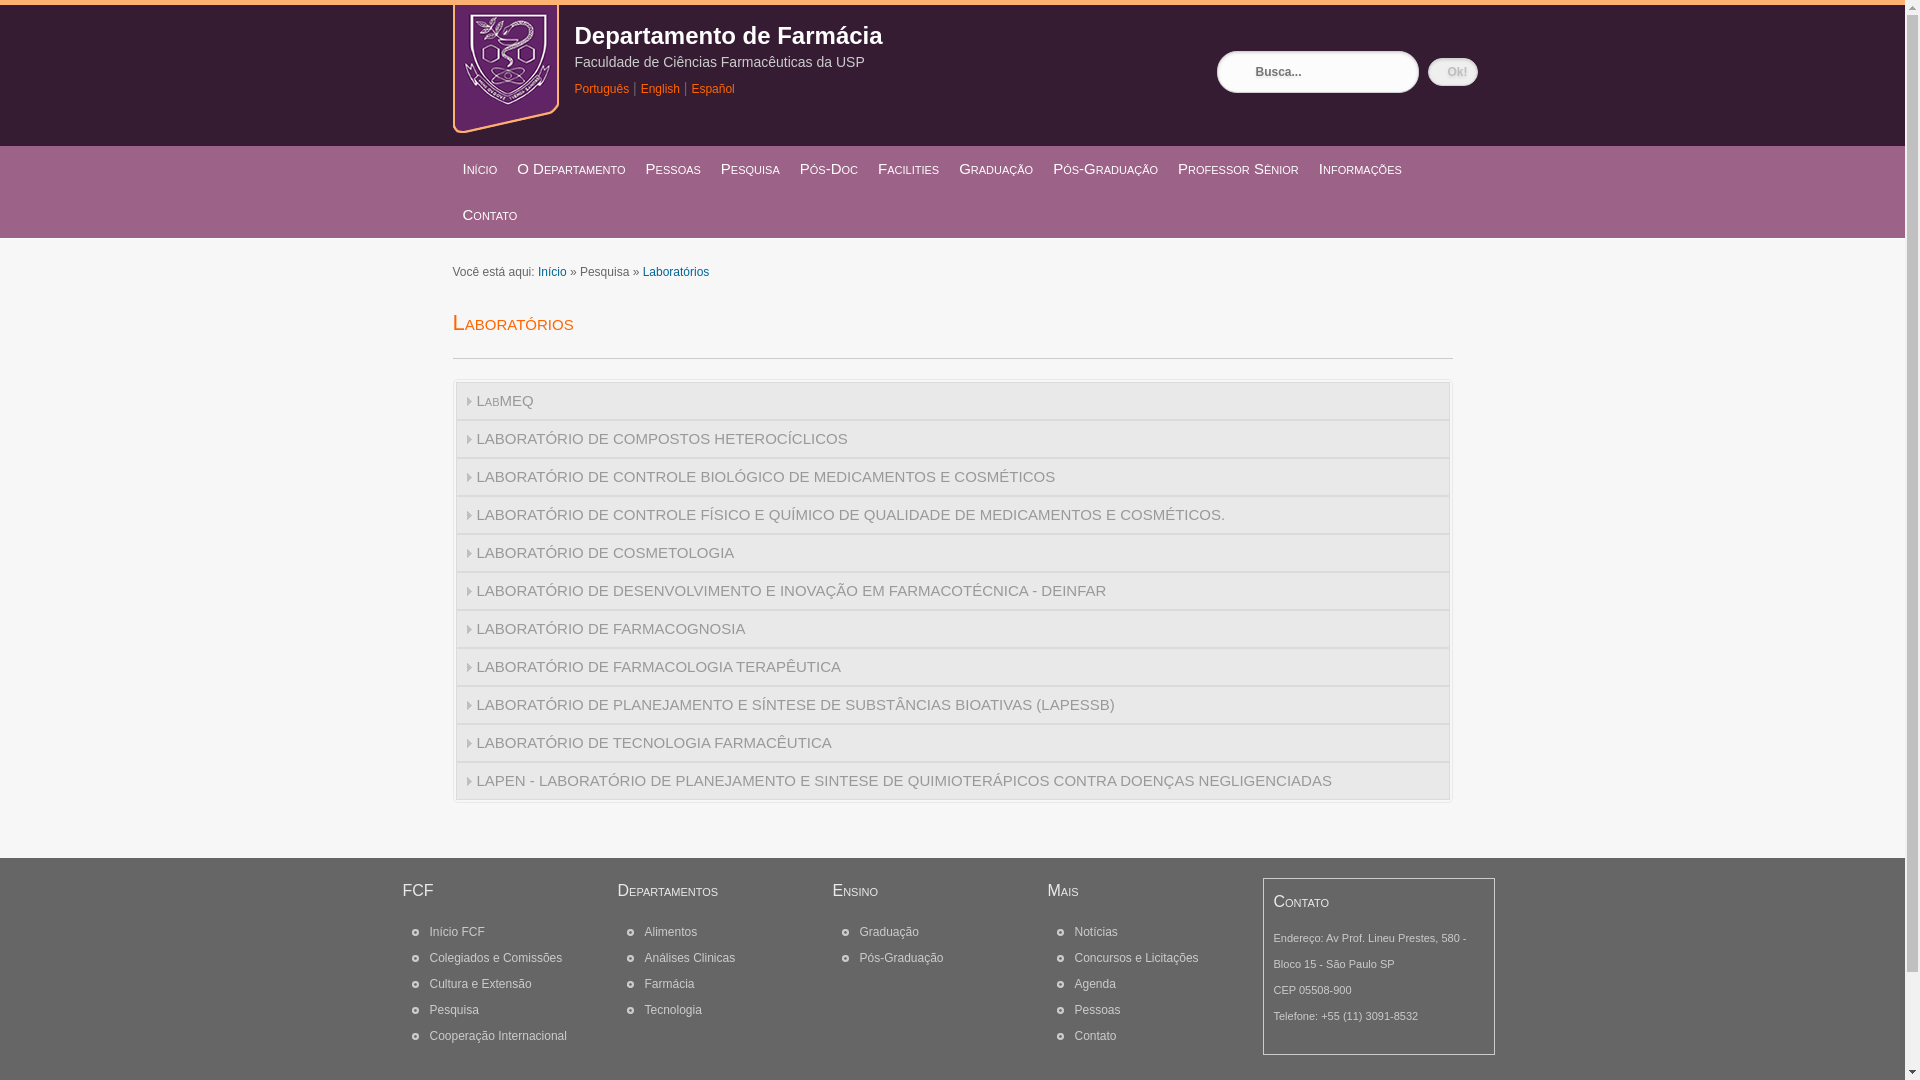  What do you see at coordinates (1073, 982) in the screenshot?
I see `'Agenda'` at bounding box center [1073, 982].